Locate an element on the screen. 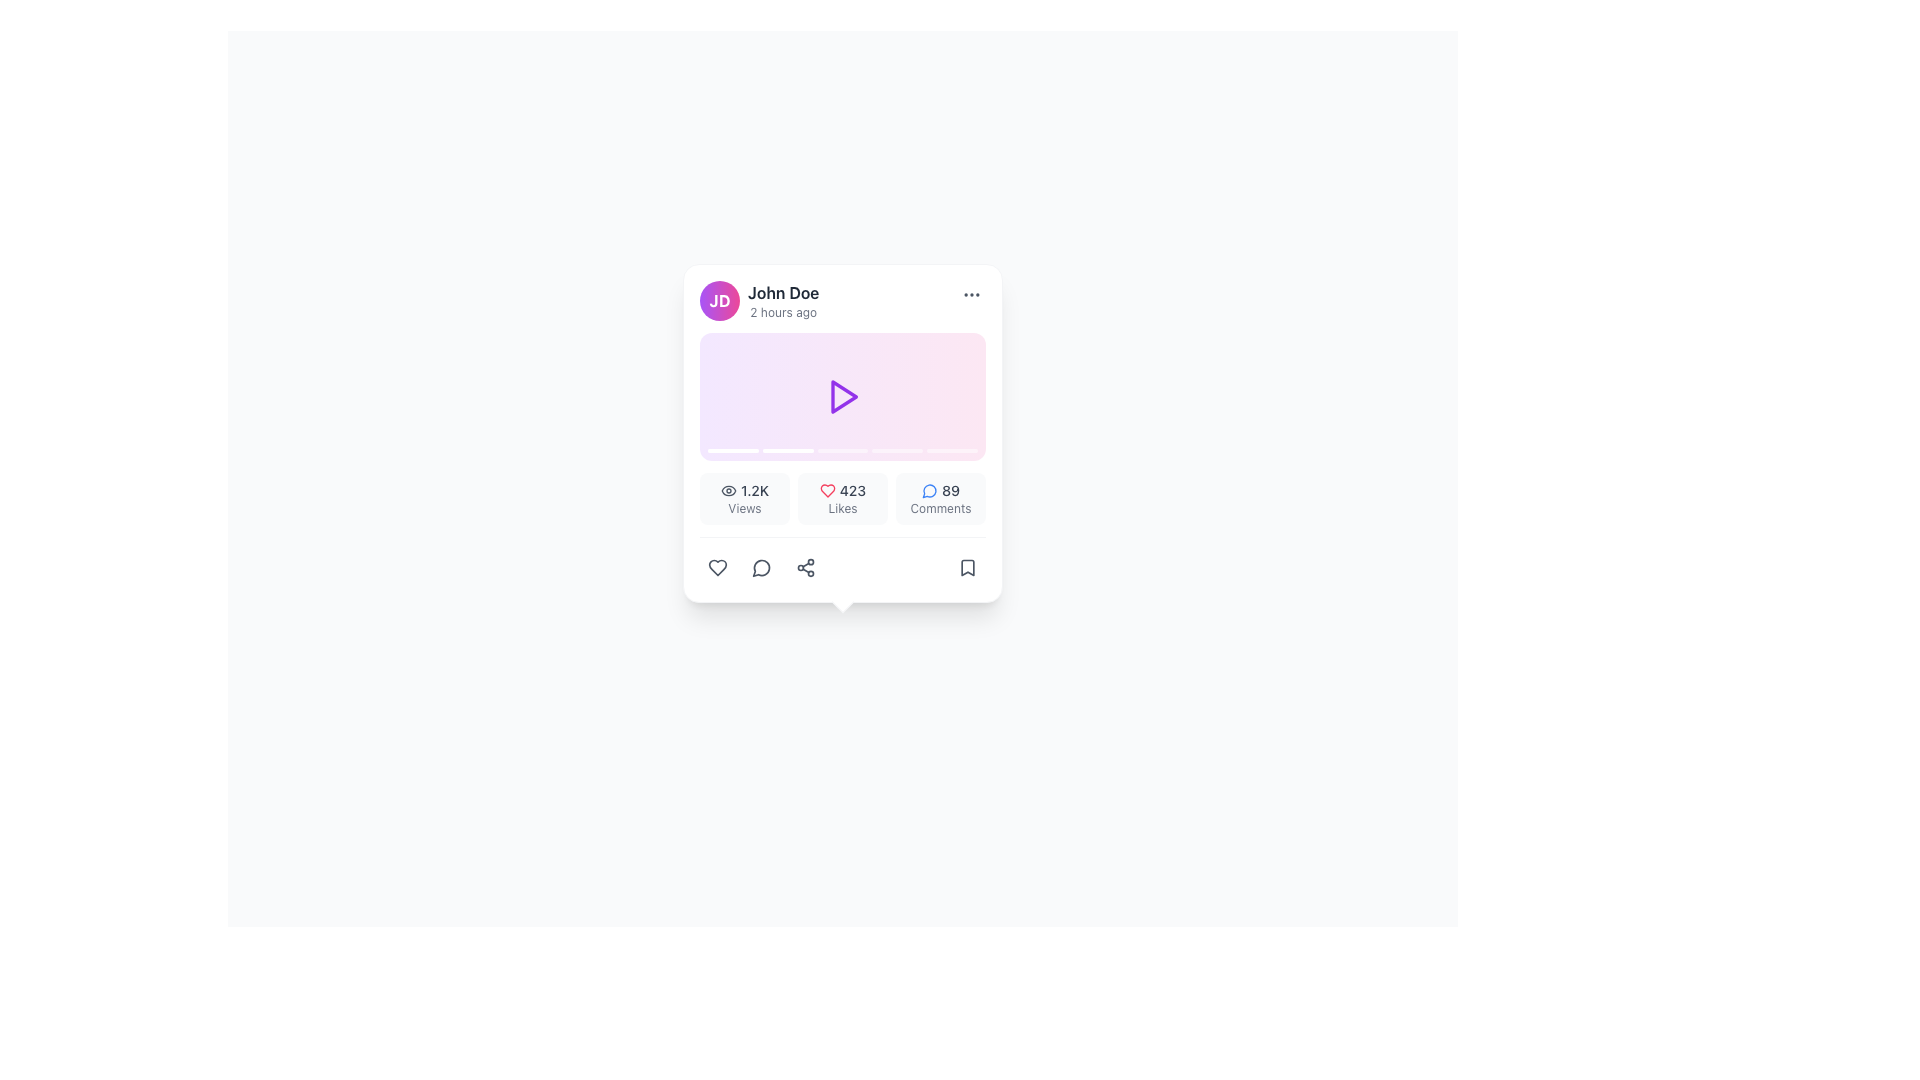 This screenshot has width=1920, height=1080. the Interactive media thumbnail, which serves as a button to trigger video playback is located at coordinates (843, 397).